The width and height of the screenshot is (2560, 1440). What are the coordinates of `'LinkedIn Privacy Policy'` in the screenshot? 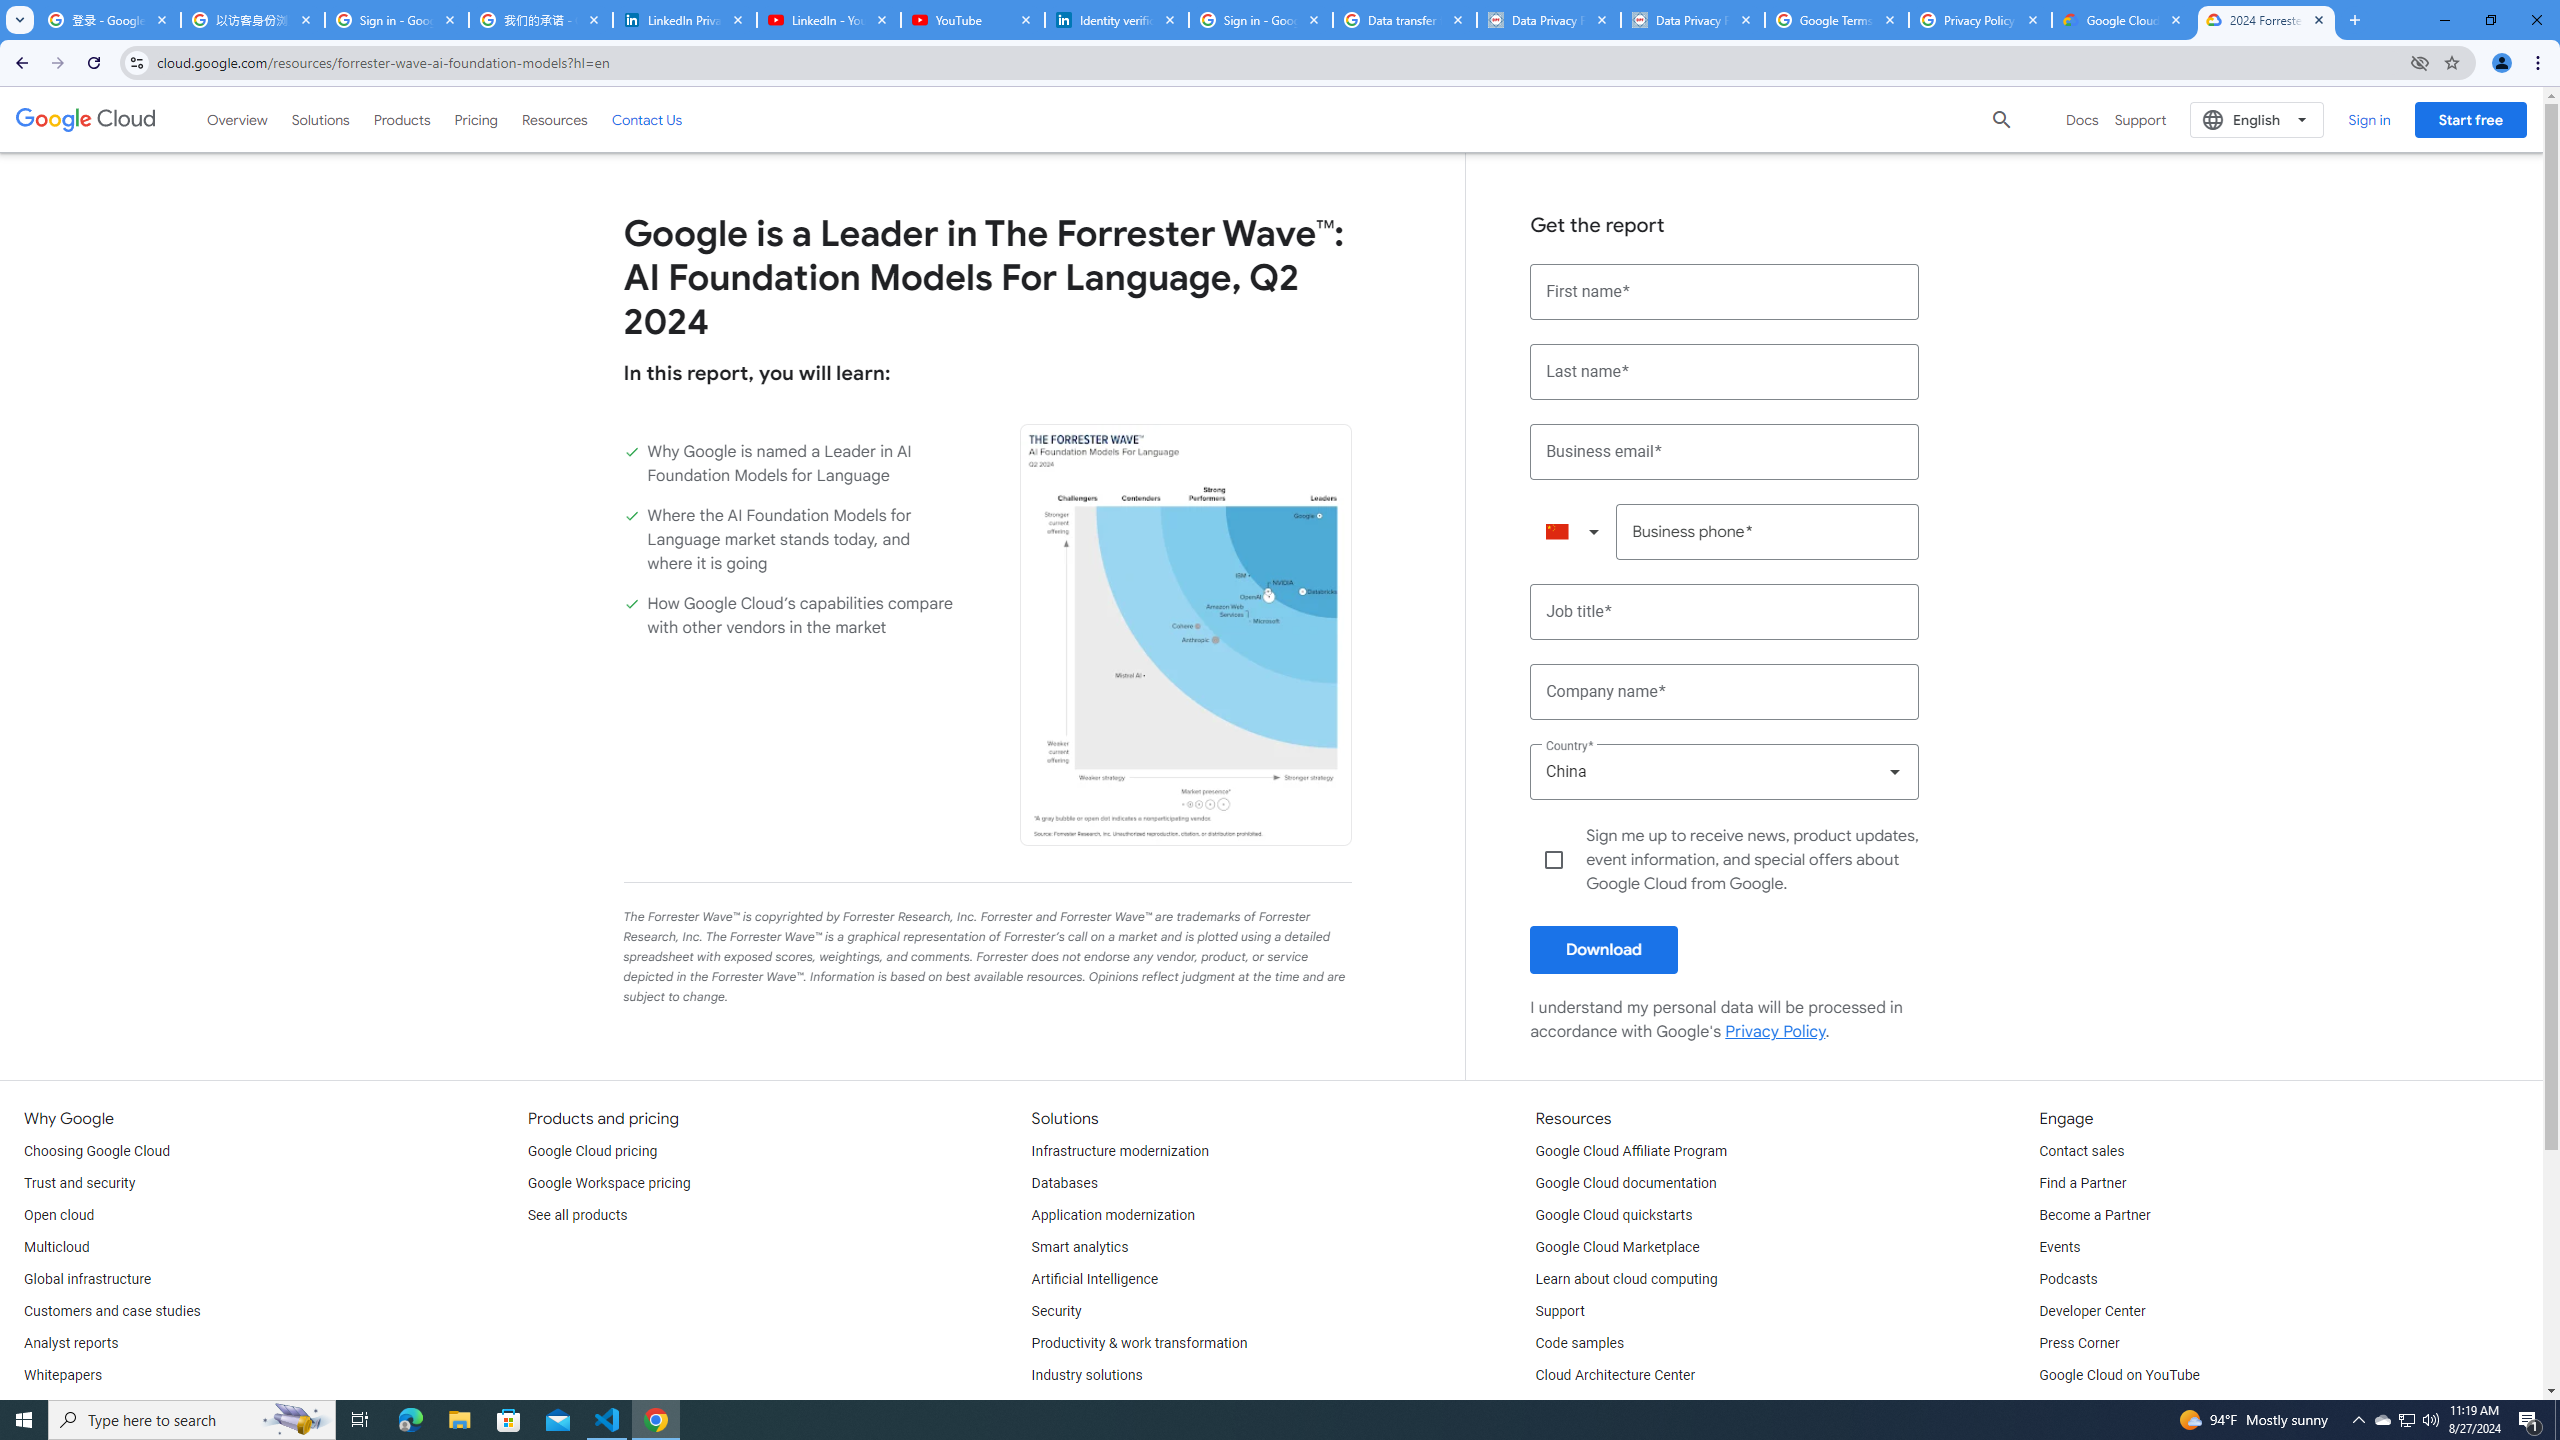 It's located at (684, 19).